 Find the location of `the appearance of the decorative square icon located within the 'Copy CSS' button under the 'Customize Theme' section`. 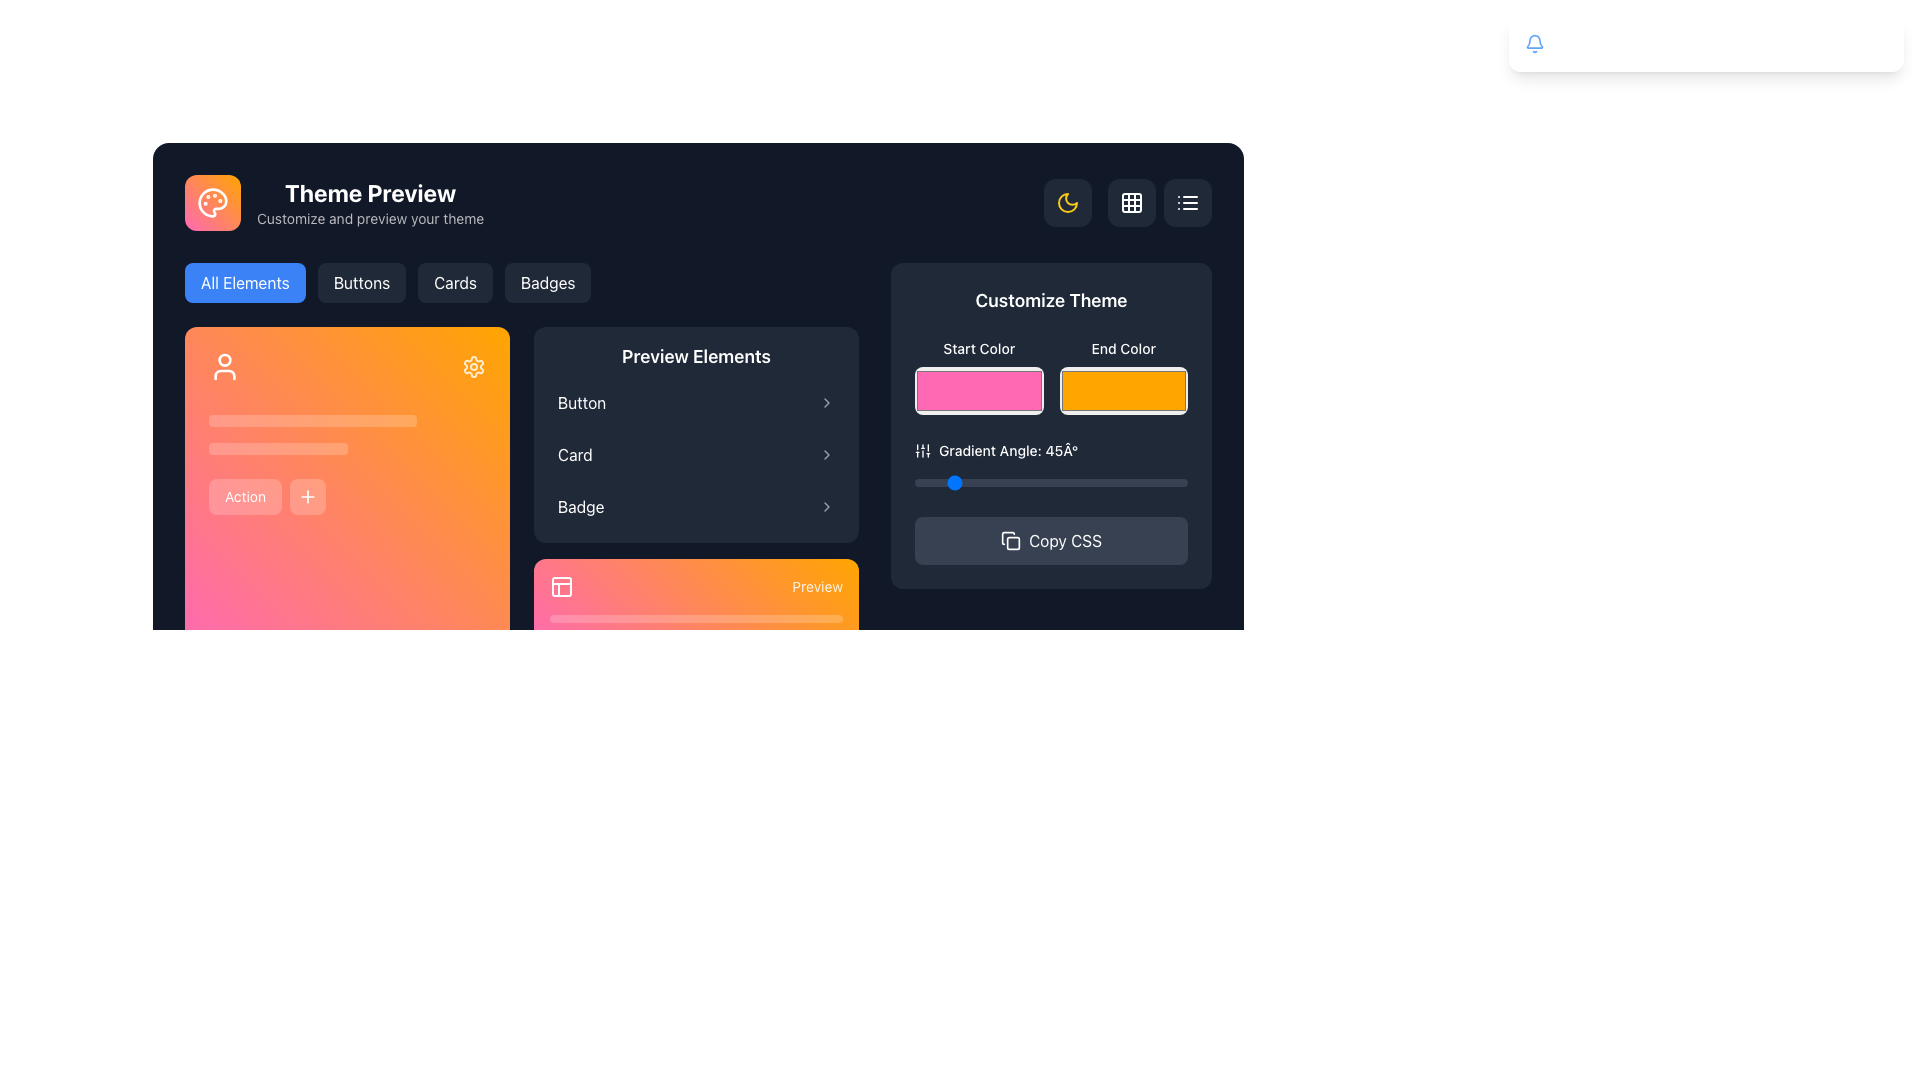

the appearance of the decorative square icon located within the 'Copy CSS' button under the 'Customize Theme' section is located at coordinates (1013, 543).